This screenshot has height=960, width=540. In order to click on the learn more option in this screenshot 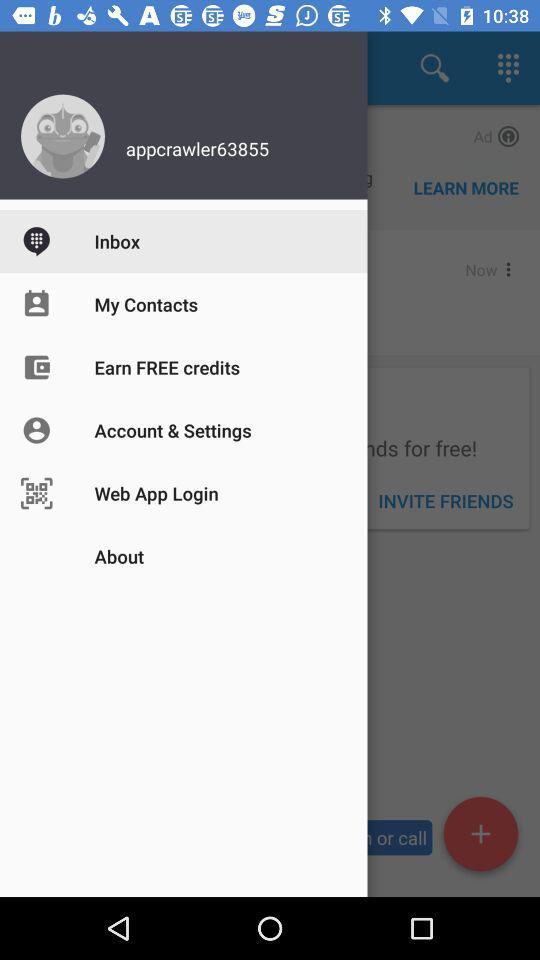, I will do `click(466, 187)`.